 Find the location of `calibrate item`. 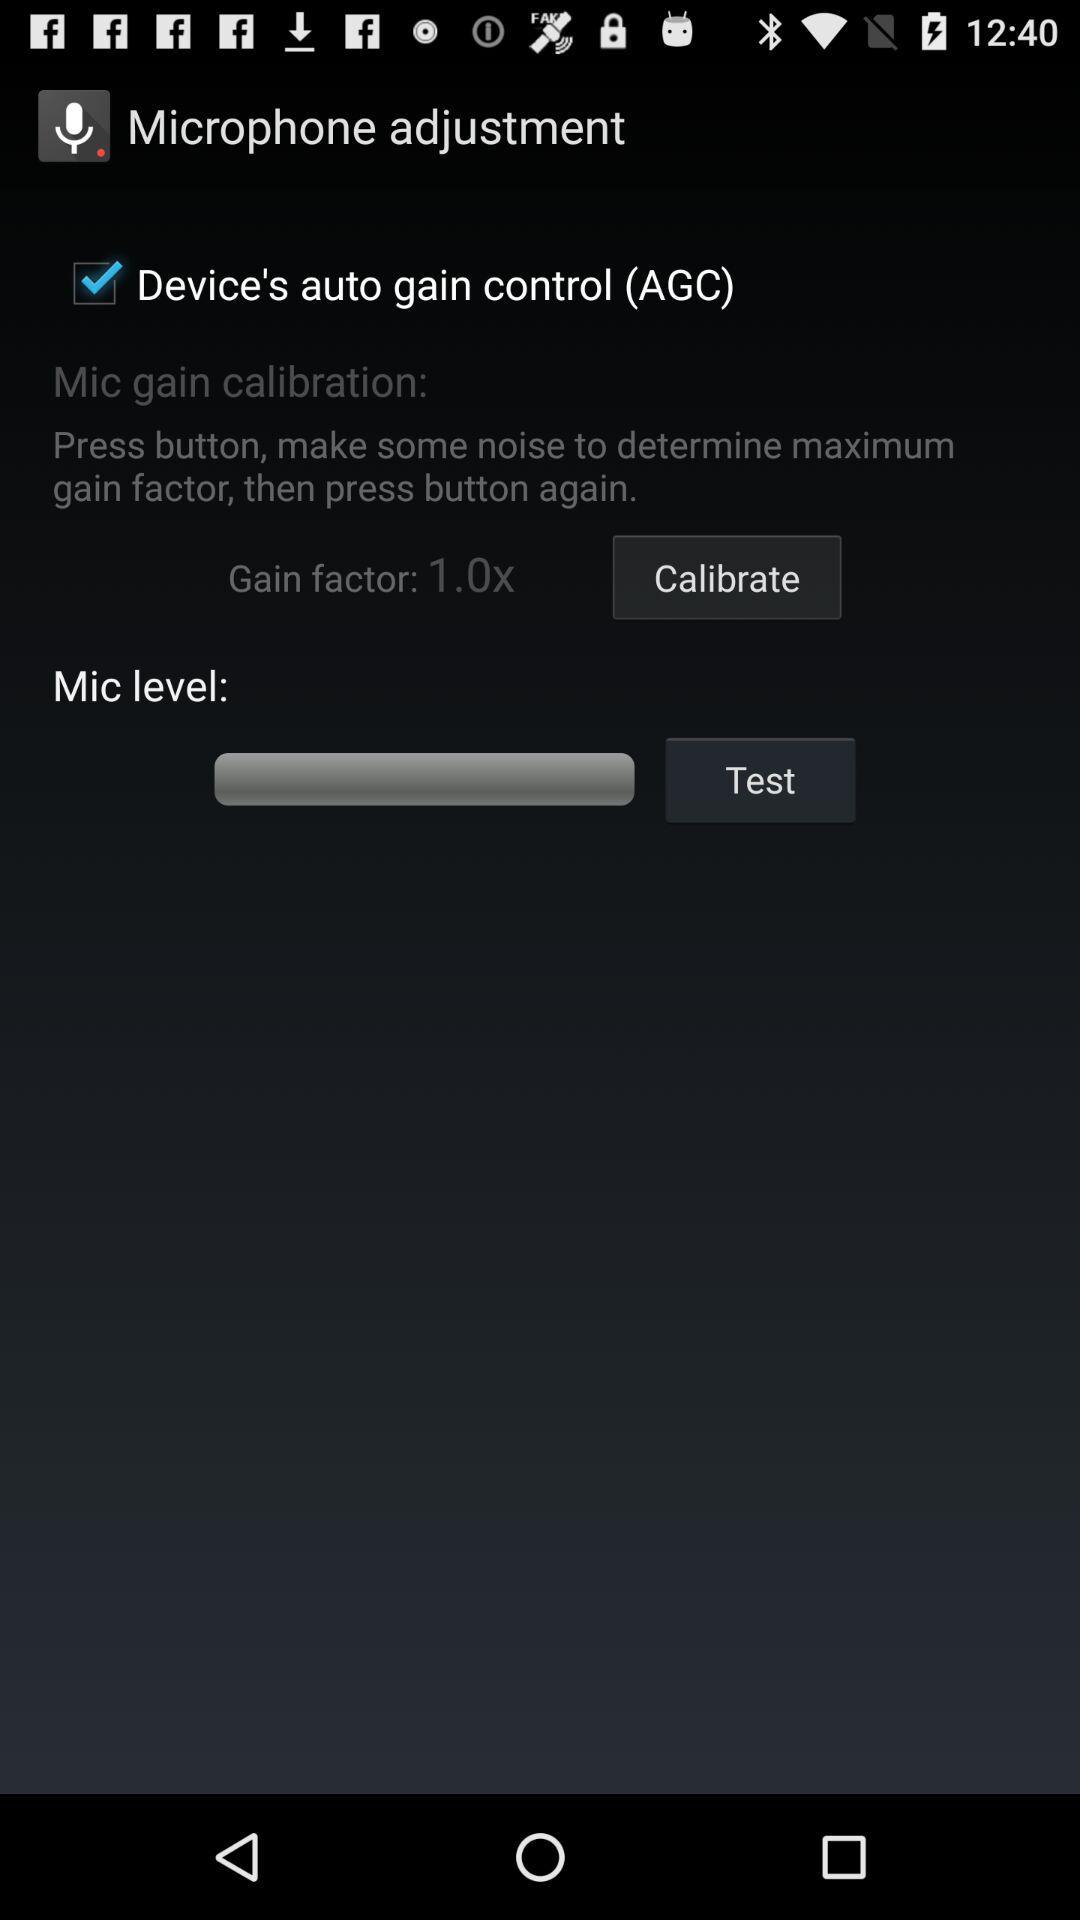

calibrate item is located at coordinates (727, 576).